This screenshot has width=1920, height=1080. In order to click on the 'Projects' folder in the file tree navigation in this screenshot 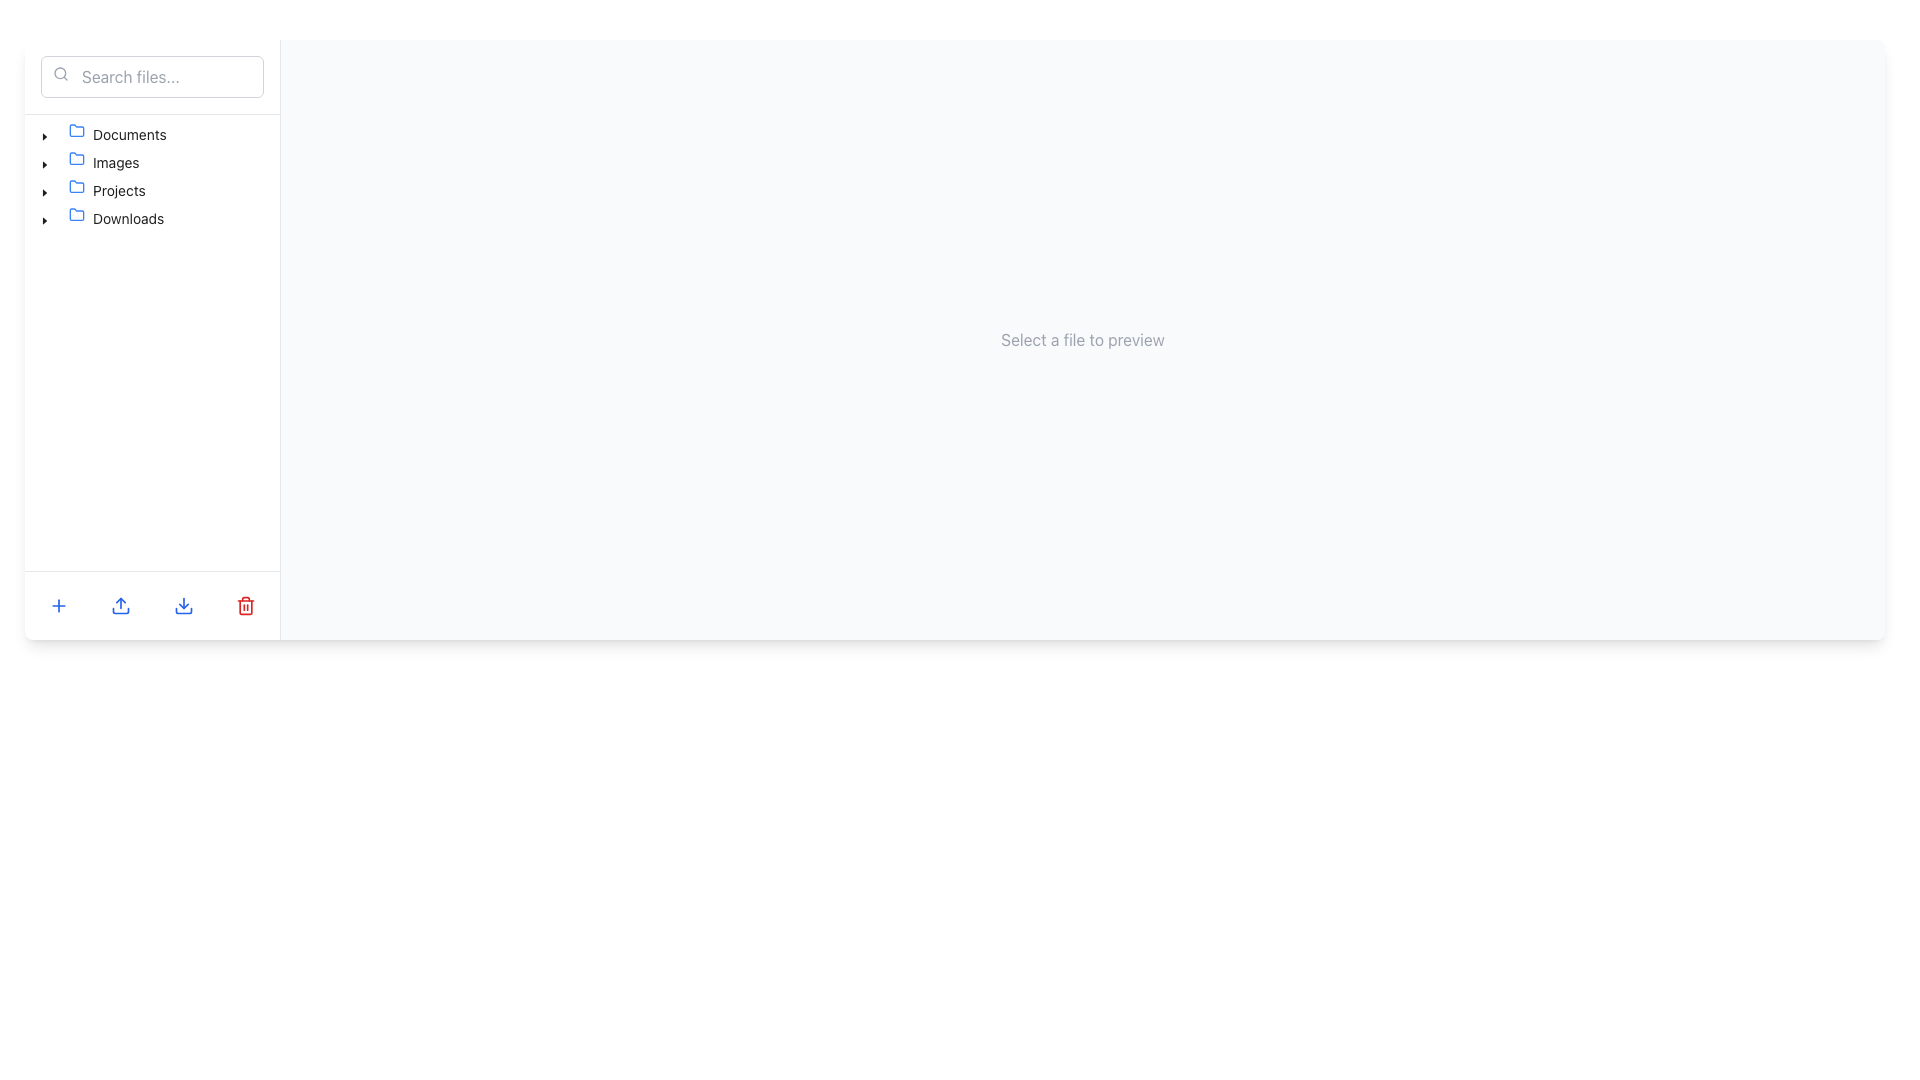, I will do `click(106, 191)`.